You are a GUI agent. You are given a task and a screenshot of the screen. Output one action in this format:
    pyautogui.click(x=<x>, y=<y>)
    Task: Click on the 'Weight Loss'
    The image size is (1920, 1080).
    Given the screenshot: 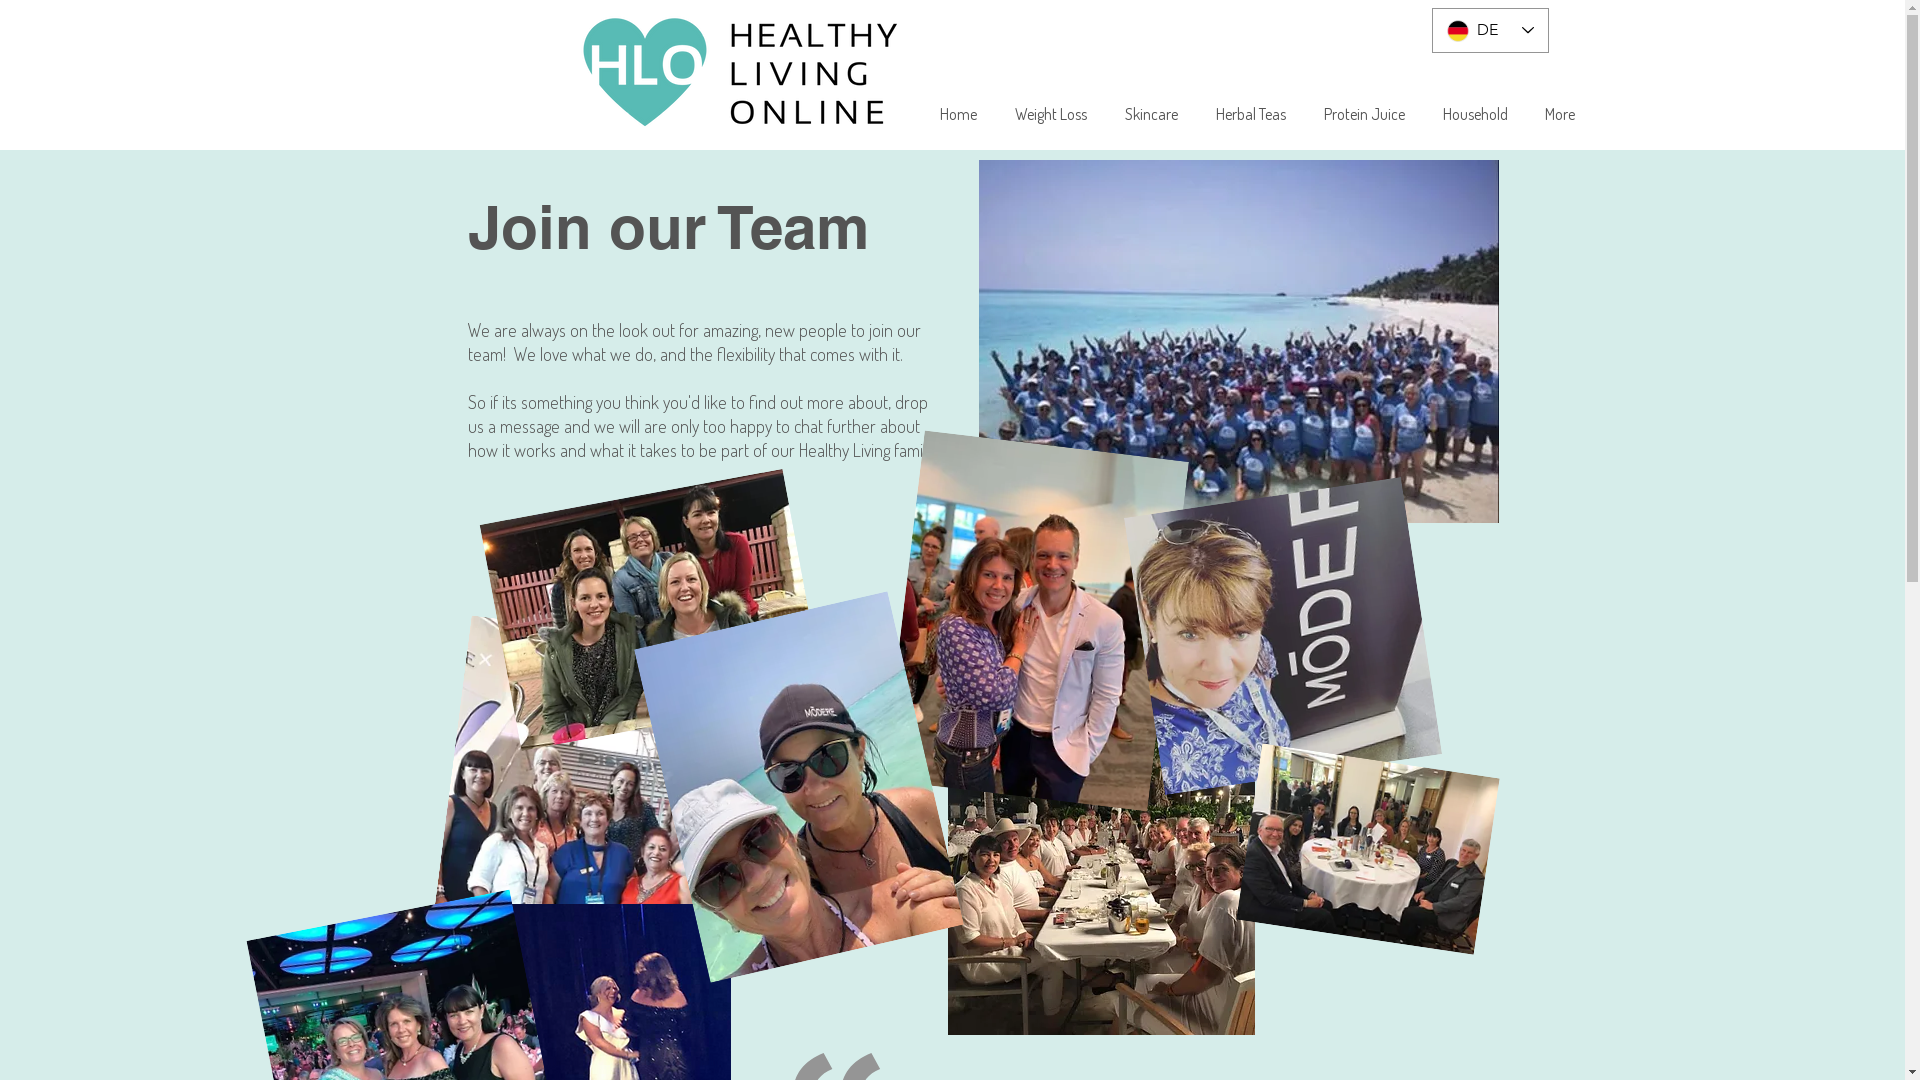 What is the action you would take?
    pyautogui.click(x=1050, y=114)
    